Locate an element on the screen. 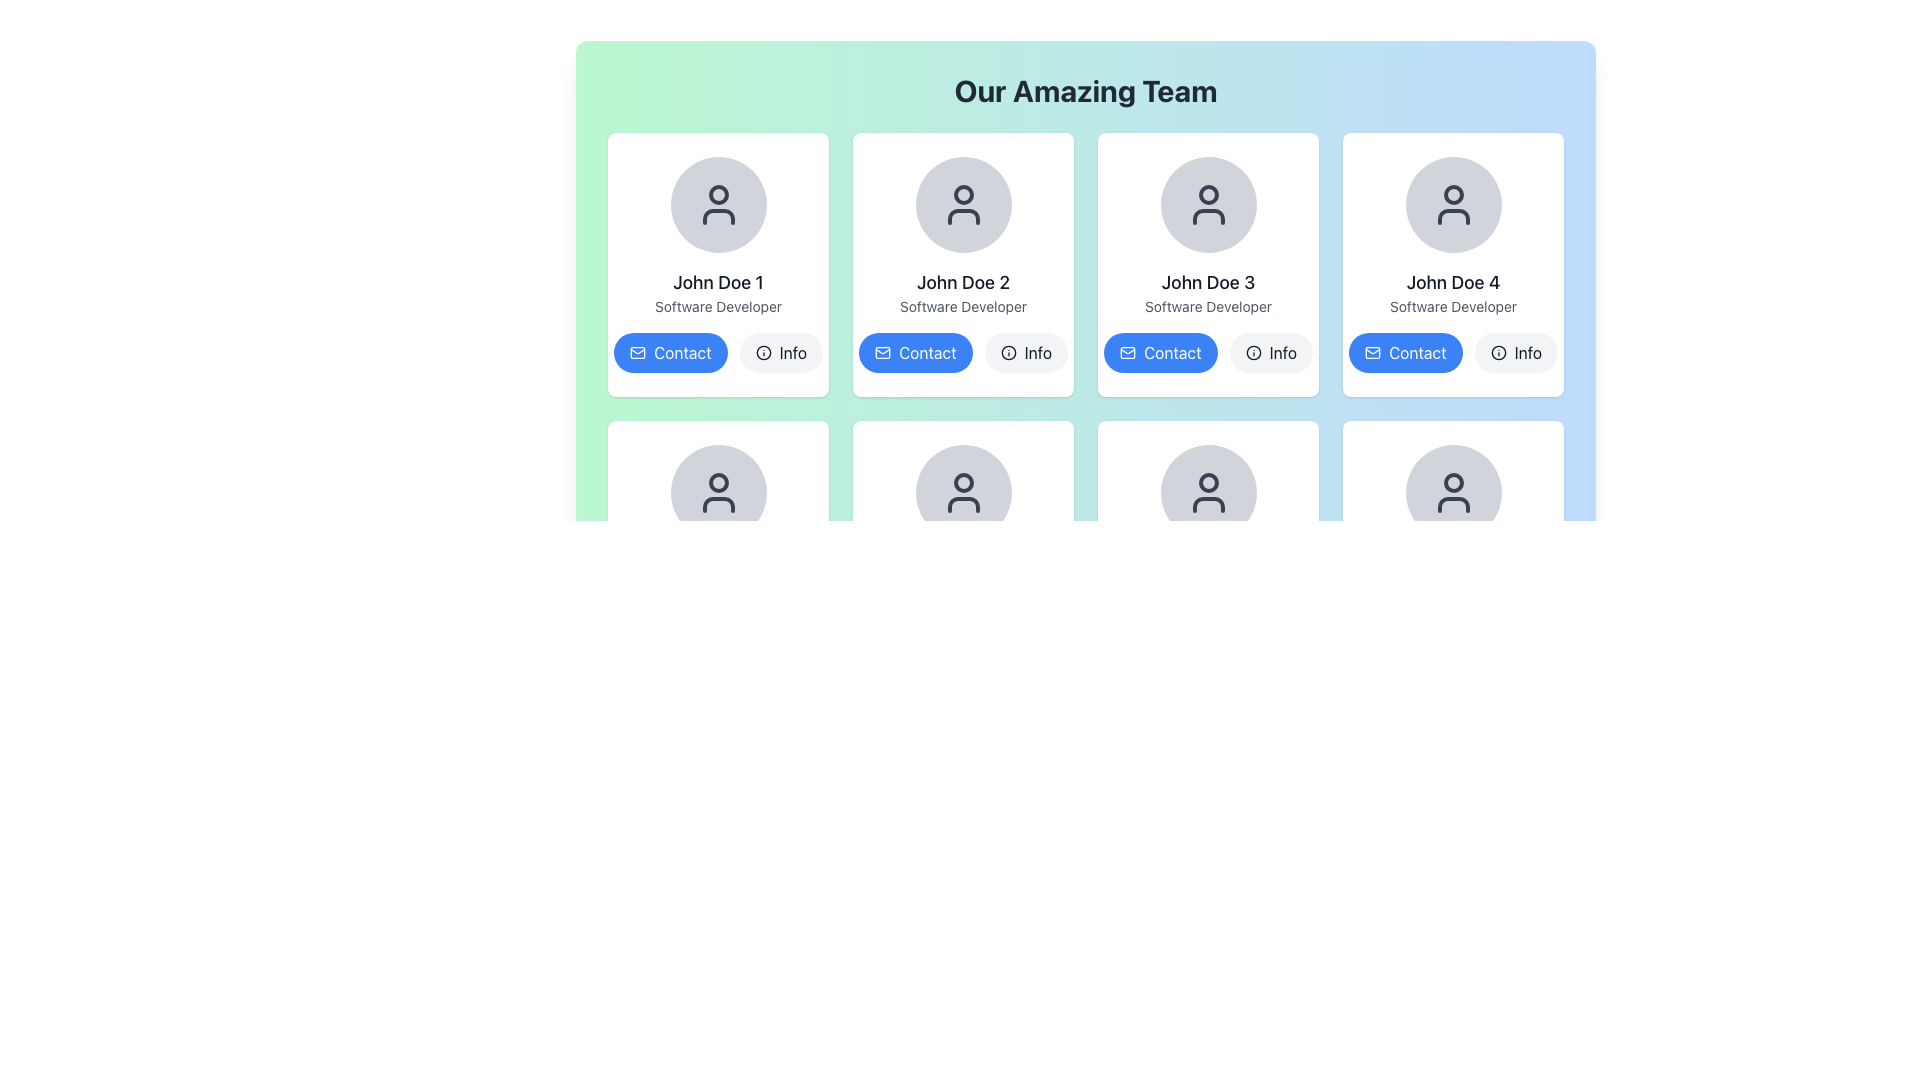  the circular profile placeholder with a gray background and user icon, located in the second column of the top row in the grid-like structure is located at coordinates (963, 204).